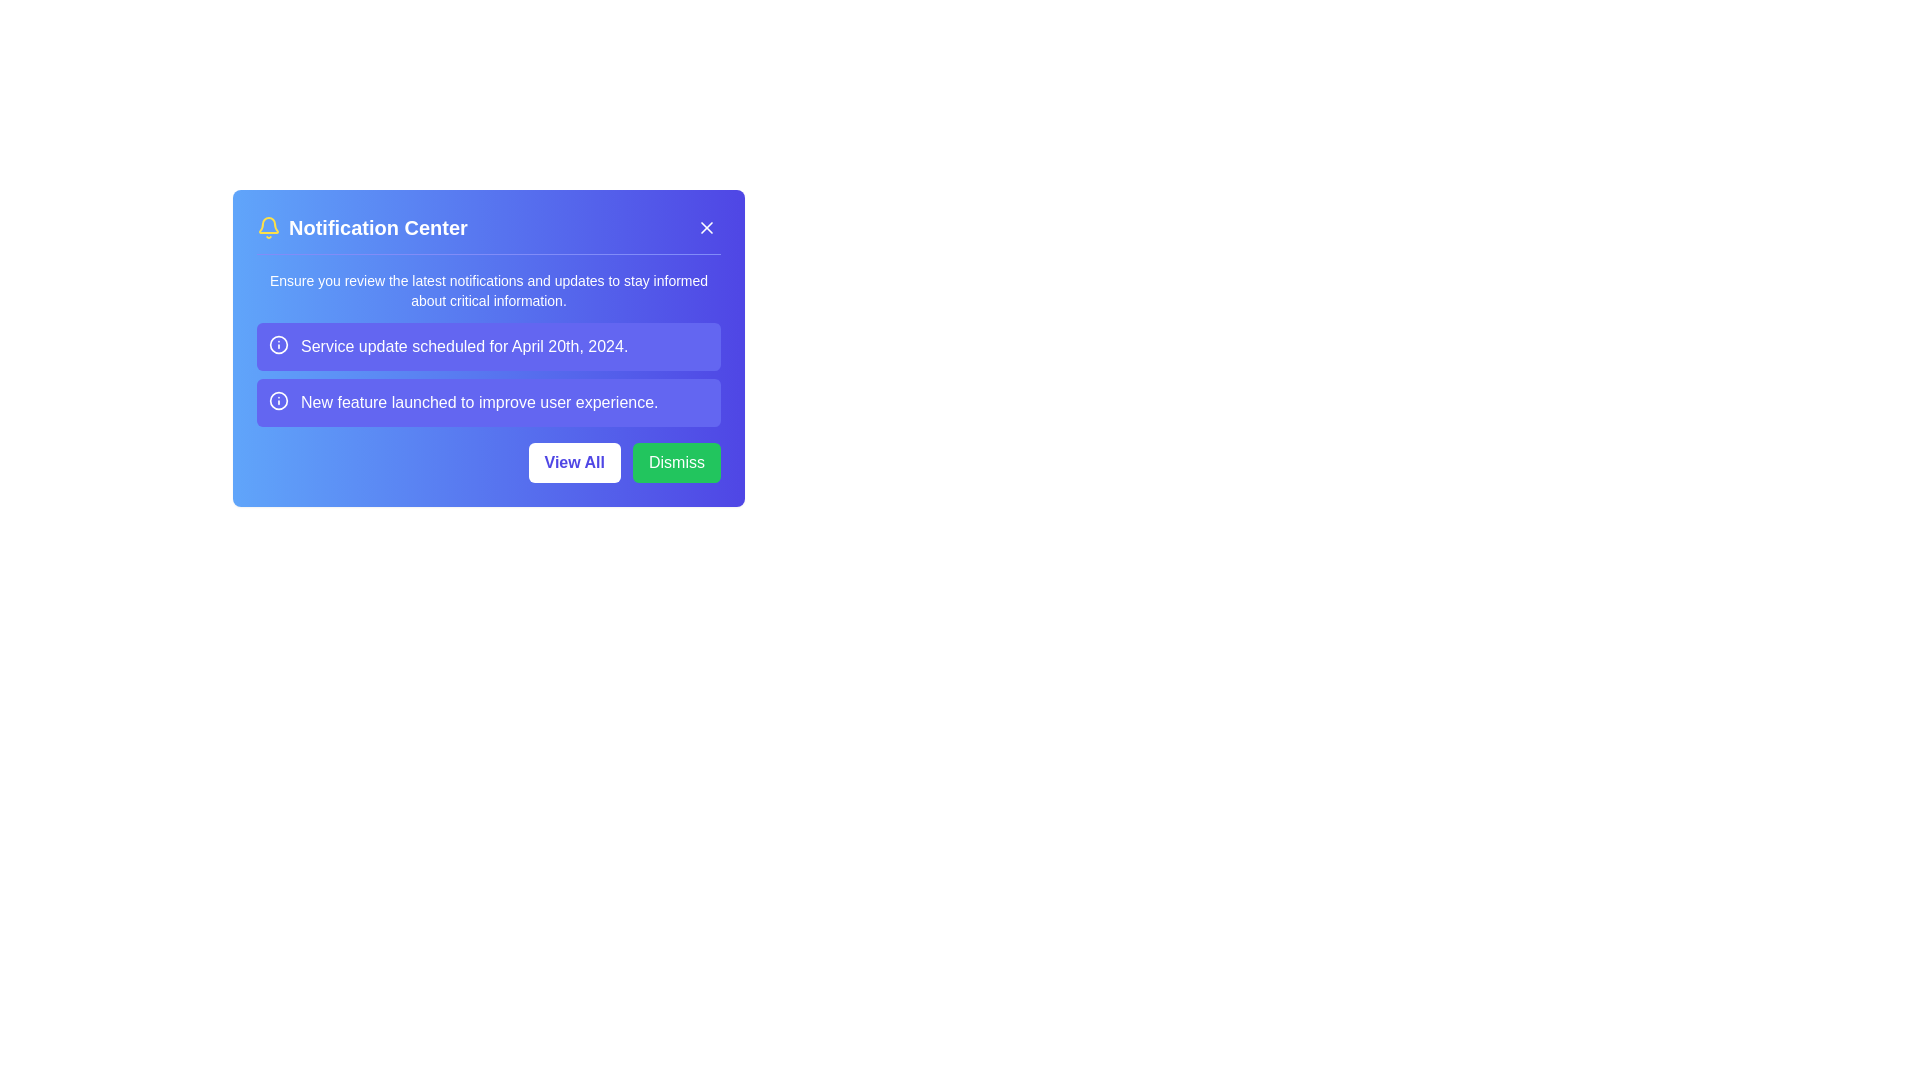 The image size is (1920, 1080). Describe the element at coordinates (277, 343) in the screenshot. I see `the topmost circular outline icon with a white stroke on a purple background located on the left side of the first notification item in the notification center` at that location.